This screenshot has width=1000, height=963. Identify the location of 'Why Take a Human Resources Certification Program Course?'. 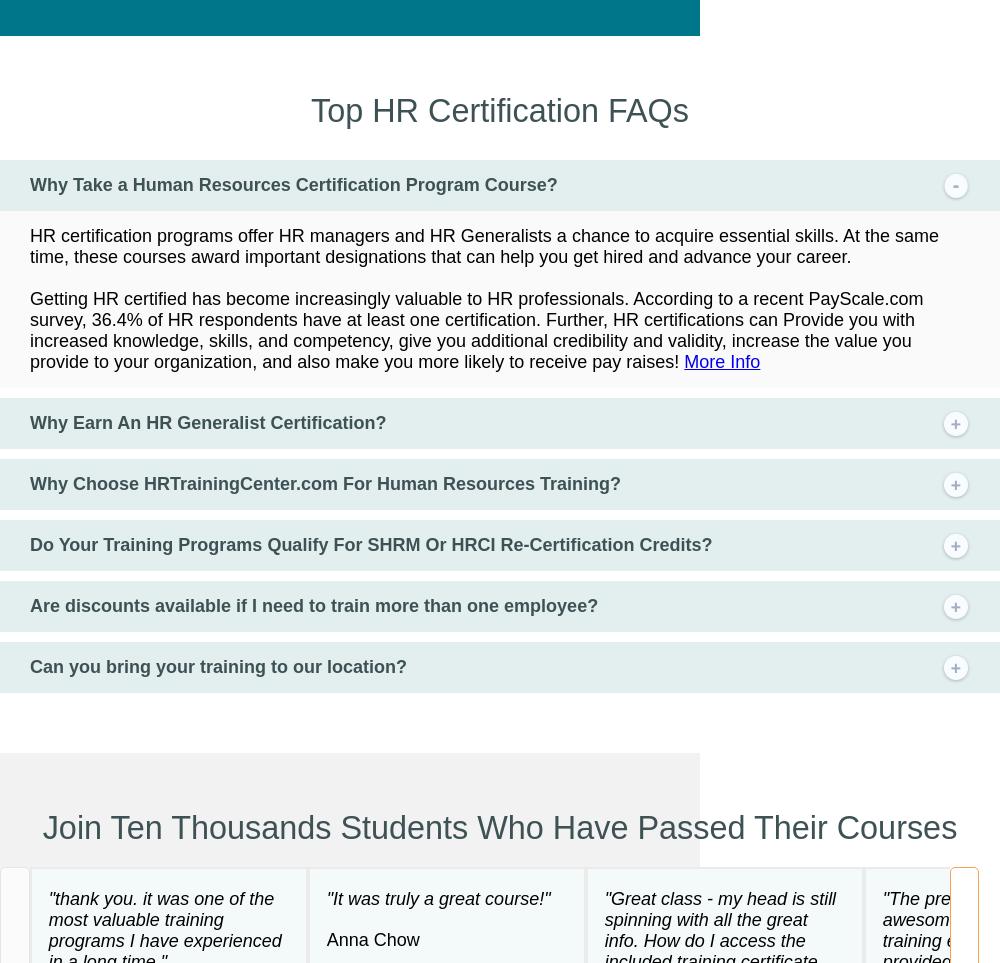
(293, 183).